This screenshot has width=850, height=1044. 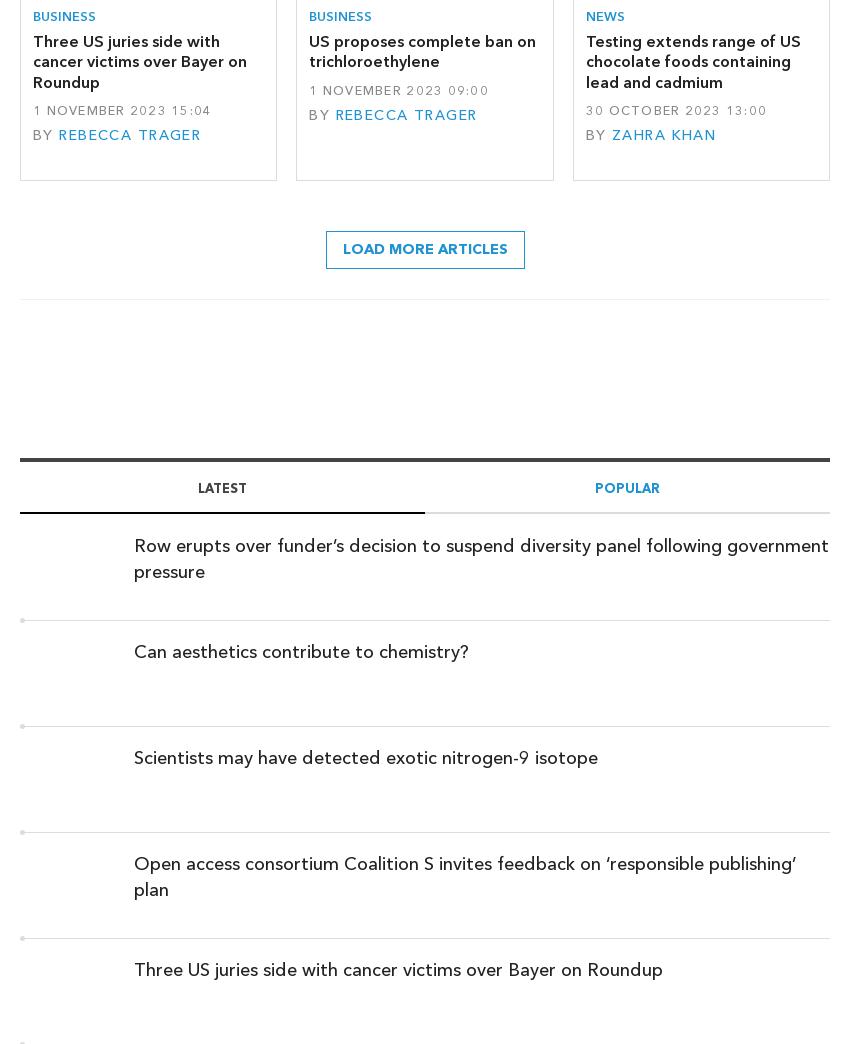 What do you see at coordinates (422, 50) in the screenshot?
I see `'US proposes complete ban on trichloroethylene'` at bounding box center [422, 50].